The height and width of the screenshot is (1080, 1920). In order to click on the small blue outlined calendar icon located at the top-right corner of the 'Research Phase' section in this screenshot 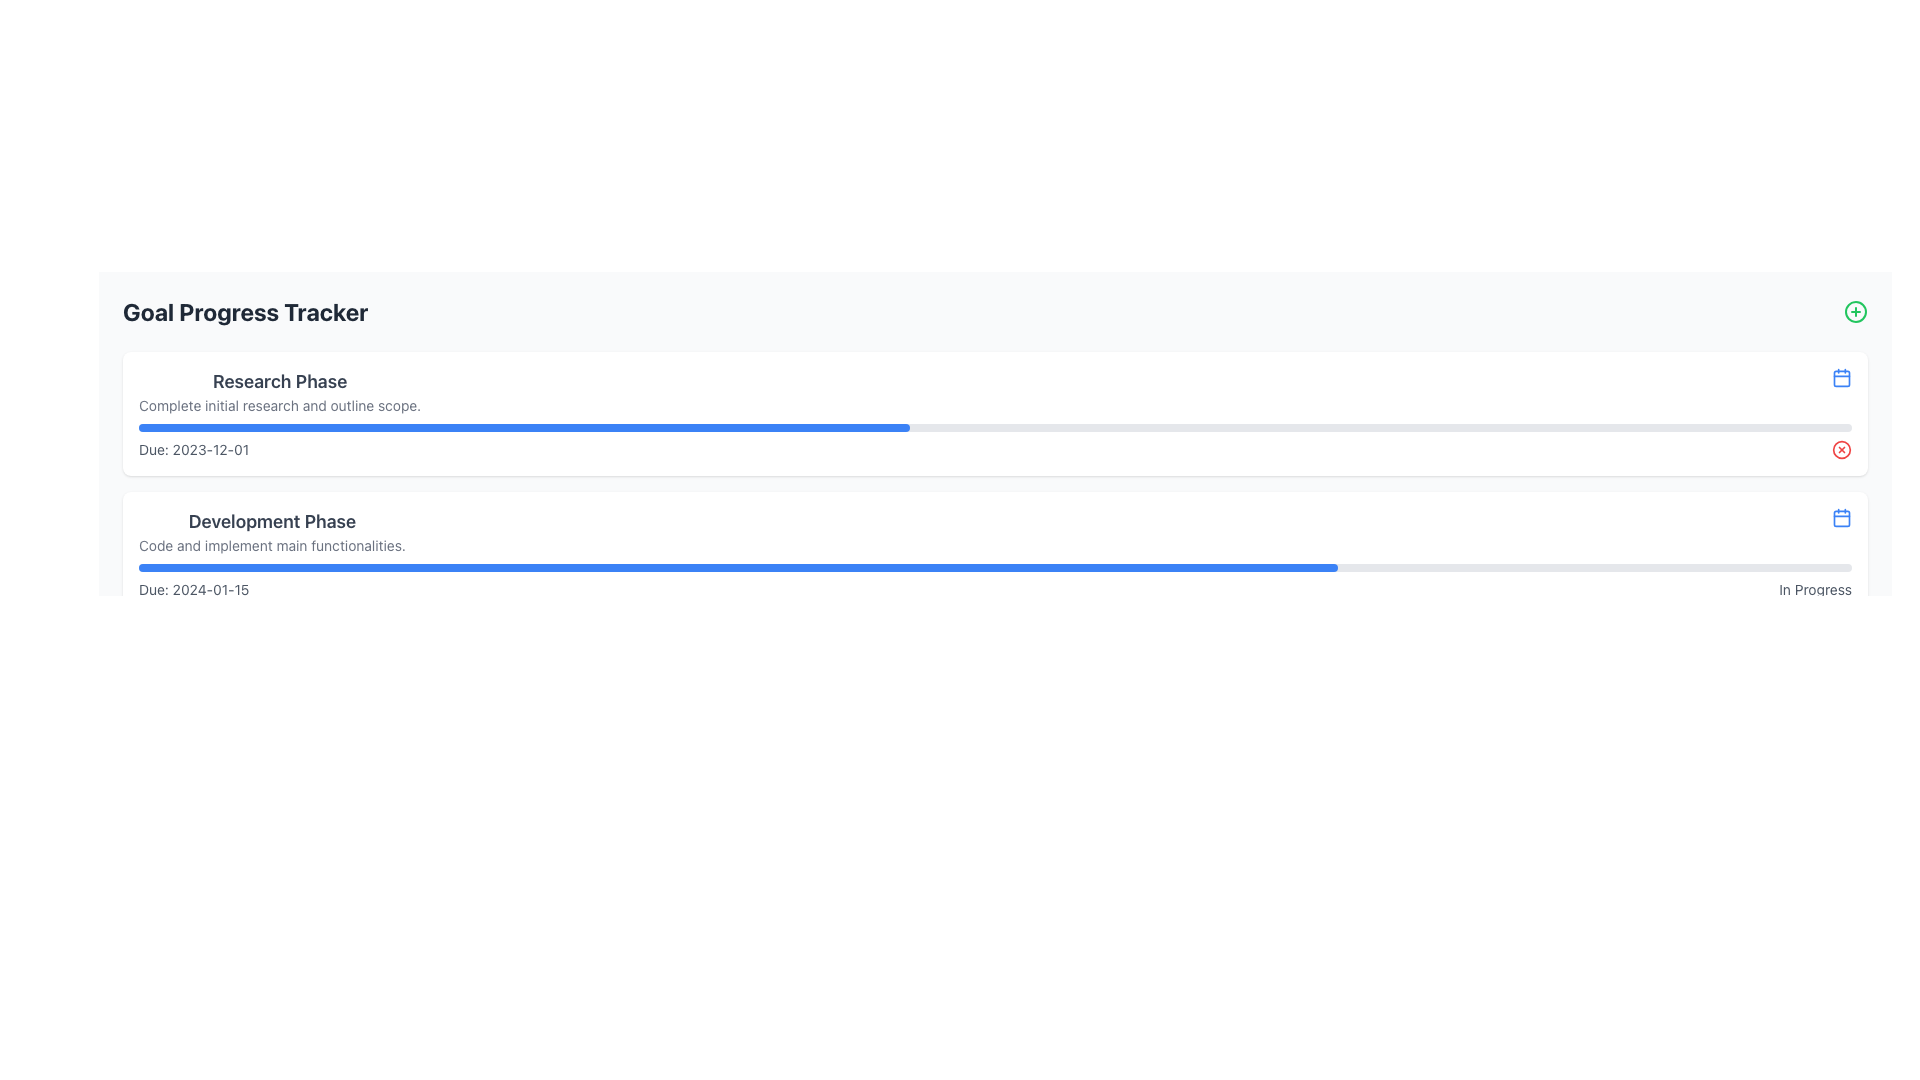, I will do `click(1841, 378)`.